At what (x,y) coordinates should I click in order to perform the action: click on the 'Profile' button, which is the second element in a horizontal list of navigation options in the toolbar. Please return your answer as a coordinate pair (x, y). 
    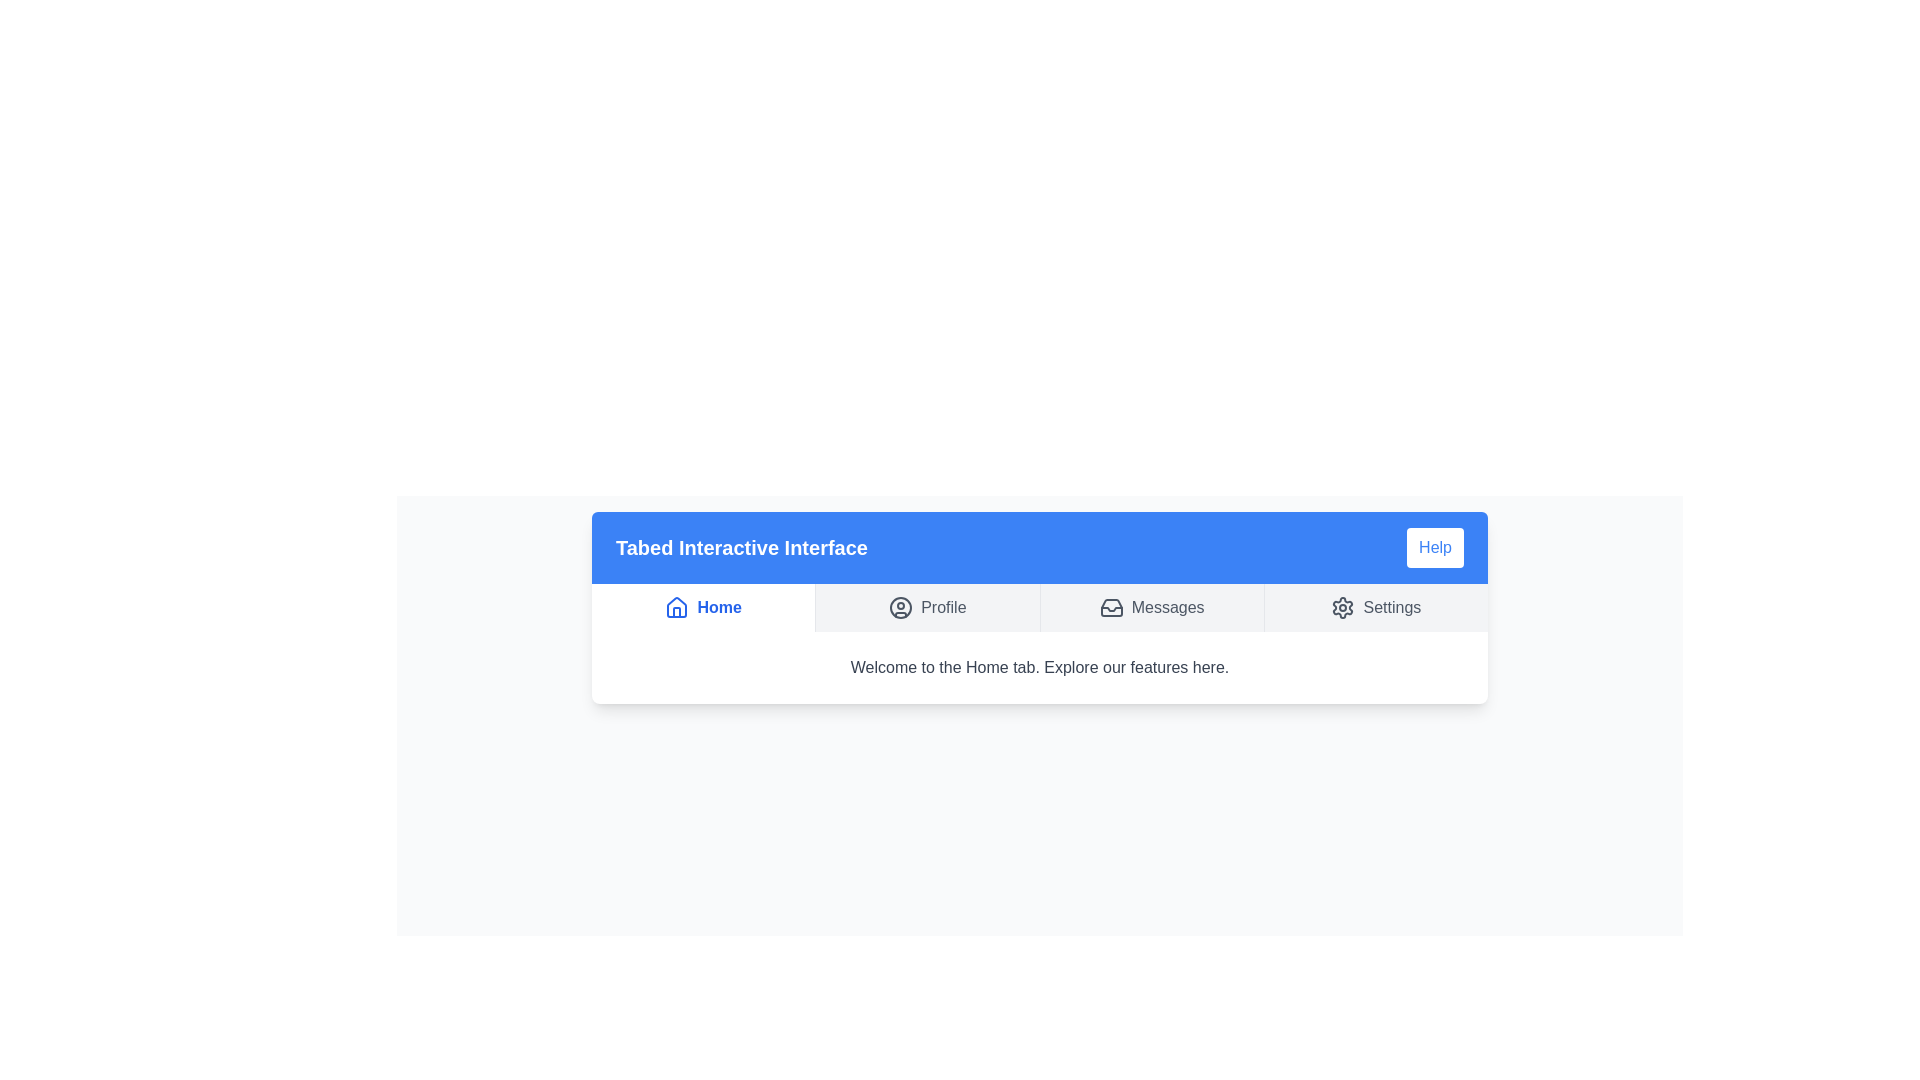
    Looking at the image, I should click on (926, 607).